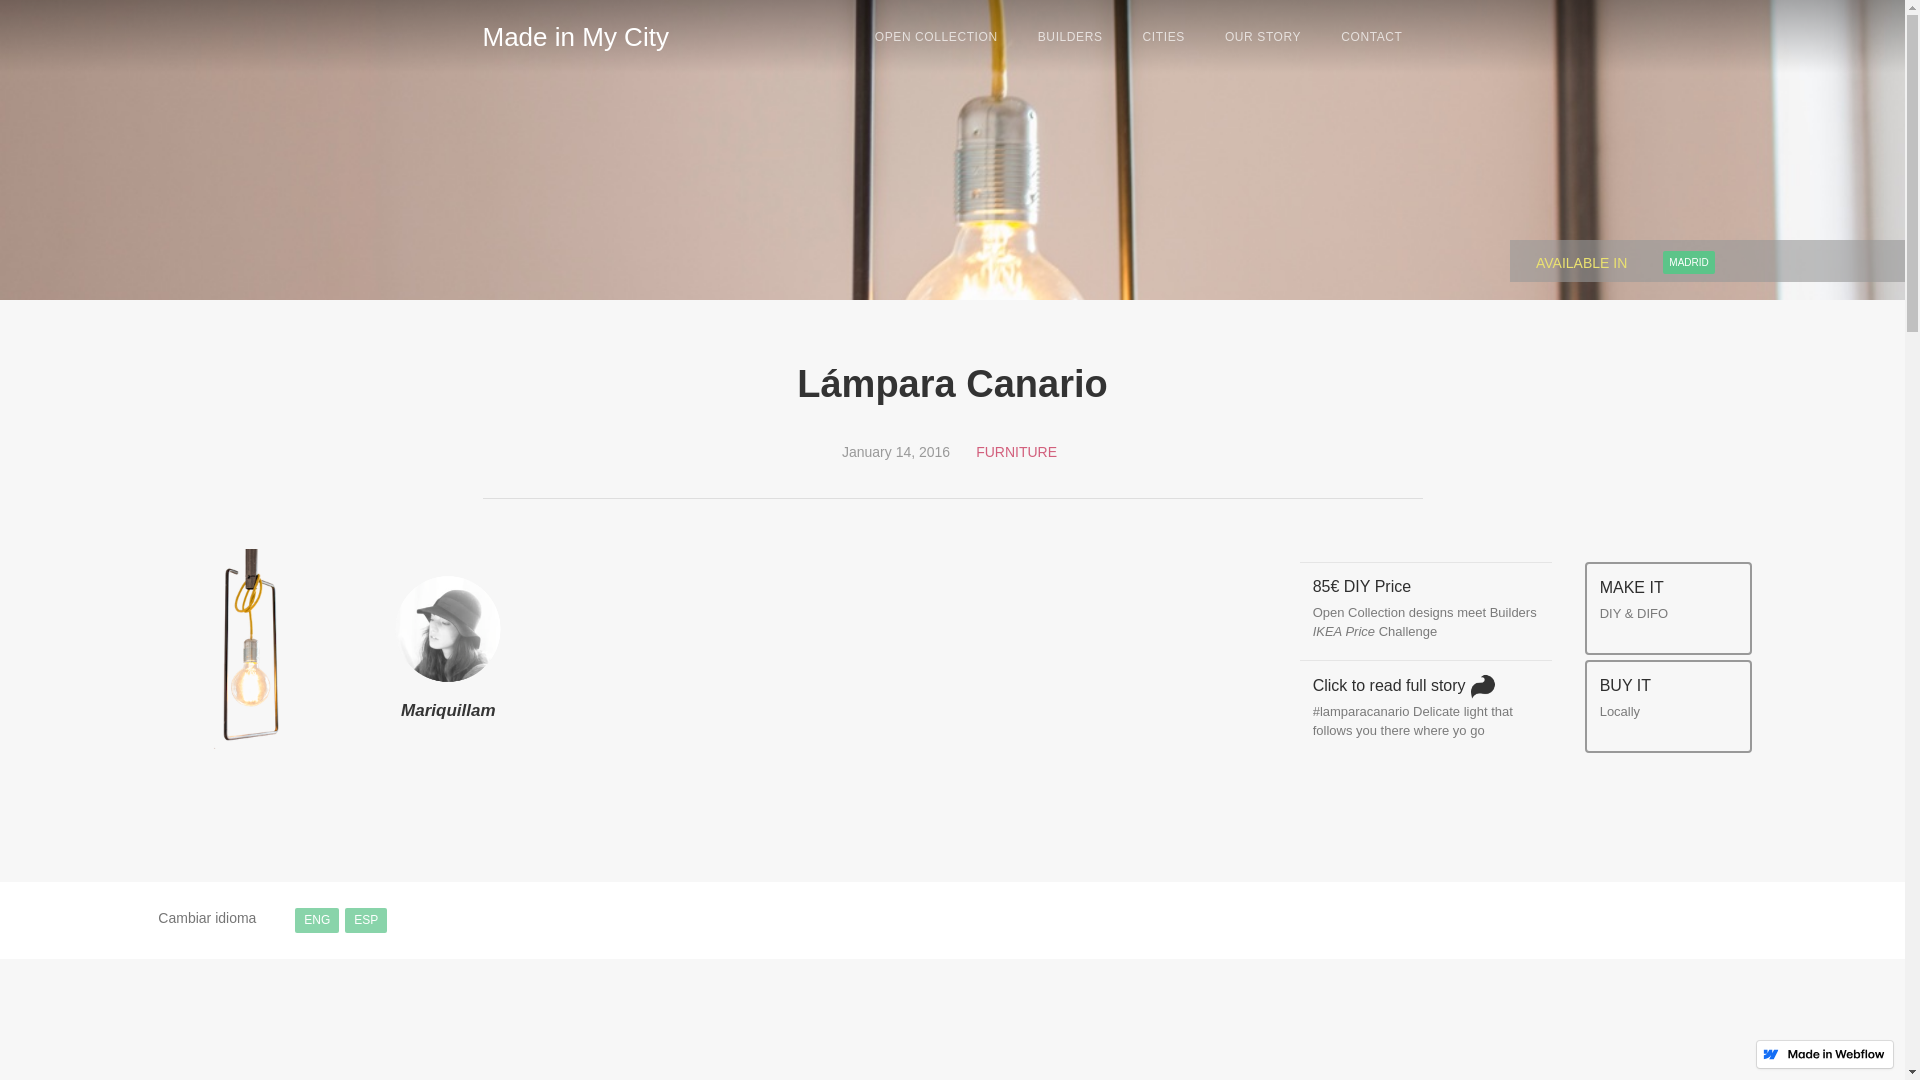 This screenshot has width=1920, height=1080. I want to click on 'OPEN COLLECTION', so click(935, 37).